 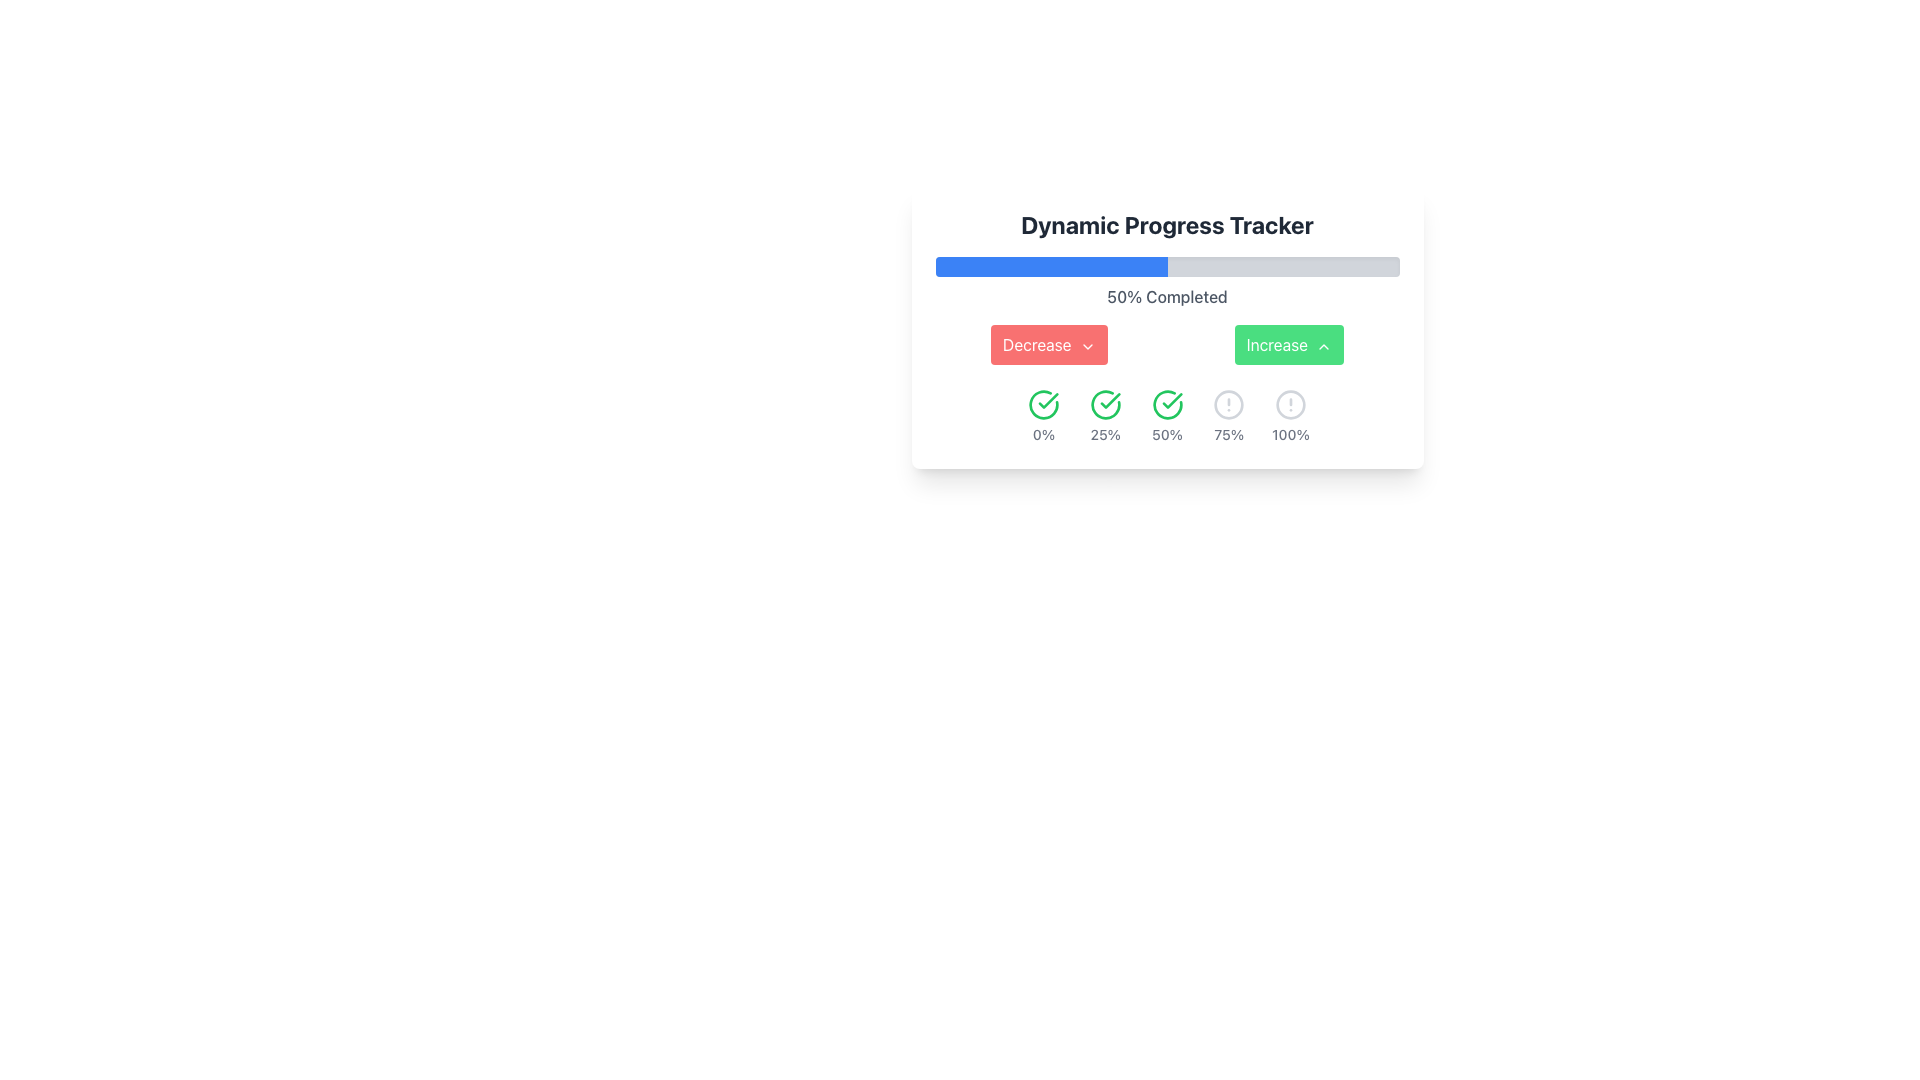 I want to click on the text label displaying '25%' which is styled in gray color and positioned under a green checkmark icon, so click(x=1104, y=434).